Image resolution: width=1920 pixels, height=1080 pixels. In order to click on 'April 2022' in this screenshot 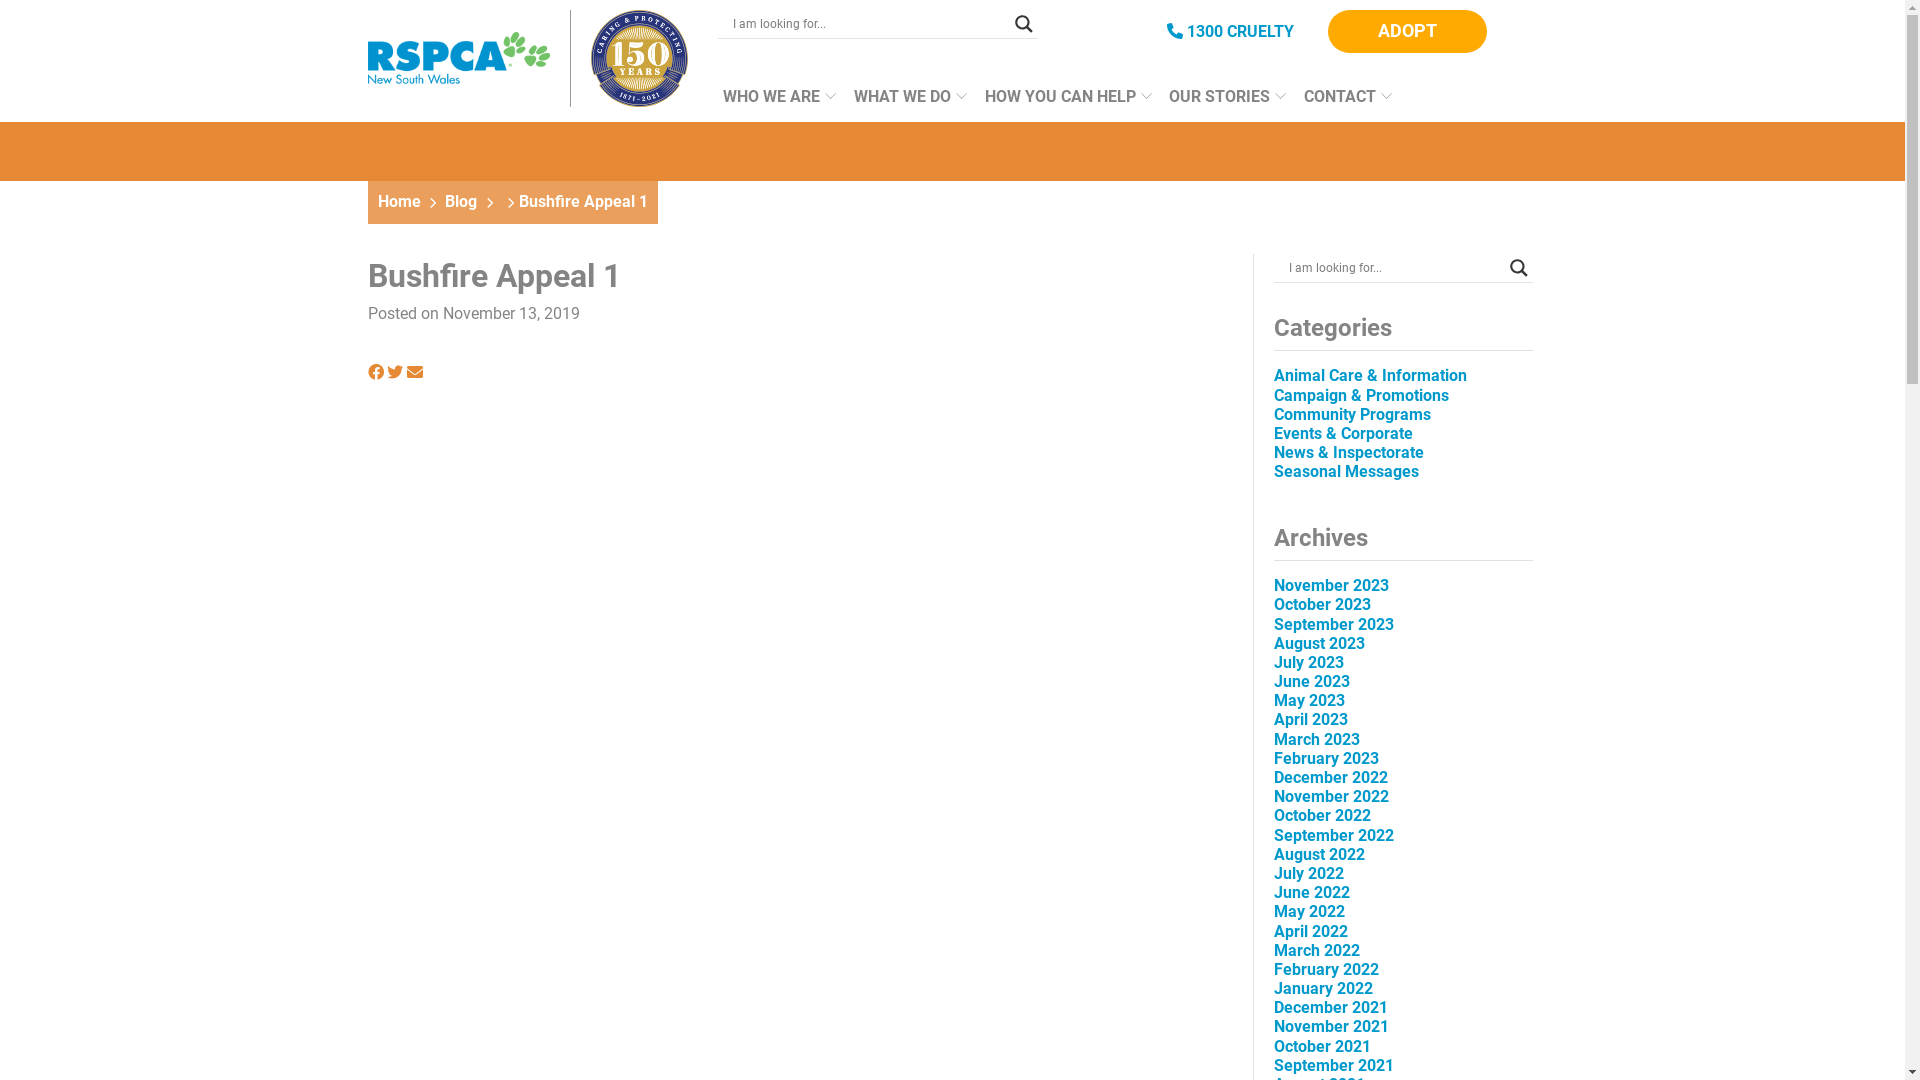, I will do `click(1310, 931)`.